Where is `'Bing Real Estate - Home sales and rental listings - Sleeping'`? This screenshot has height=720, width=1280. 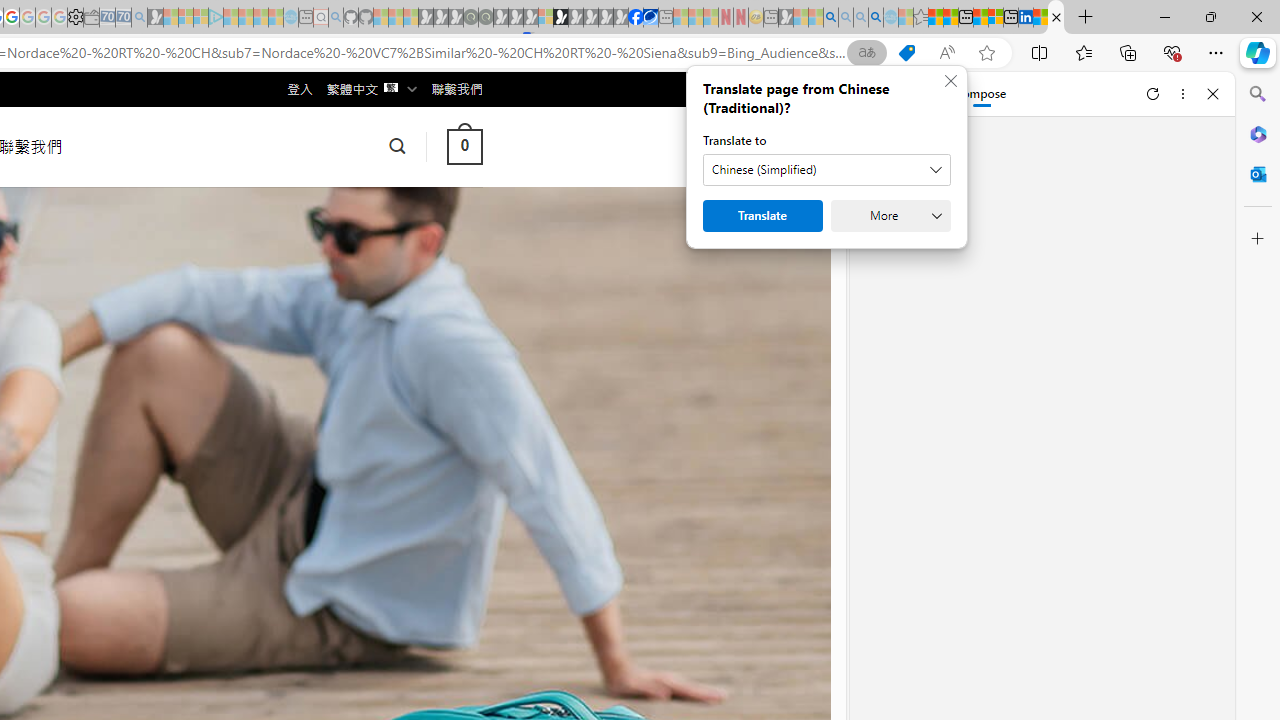 'Bing Real Estate - Home sales and rental listings - Sleeping' is located at coordinates (138, 17).